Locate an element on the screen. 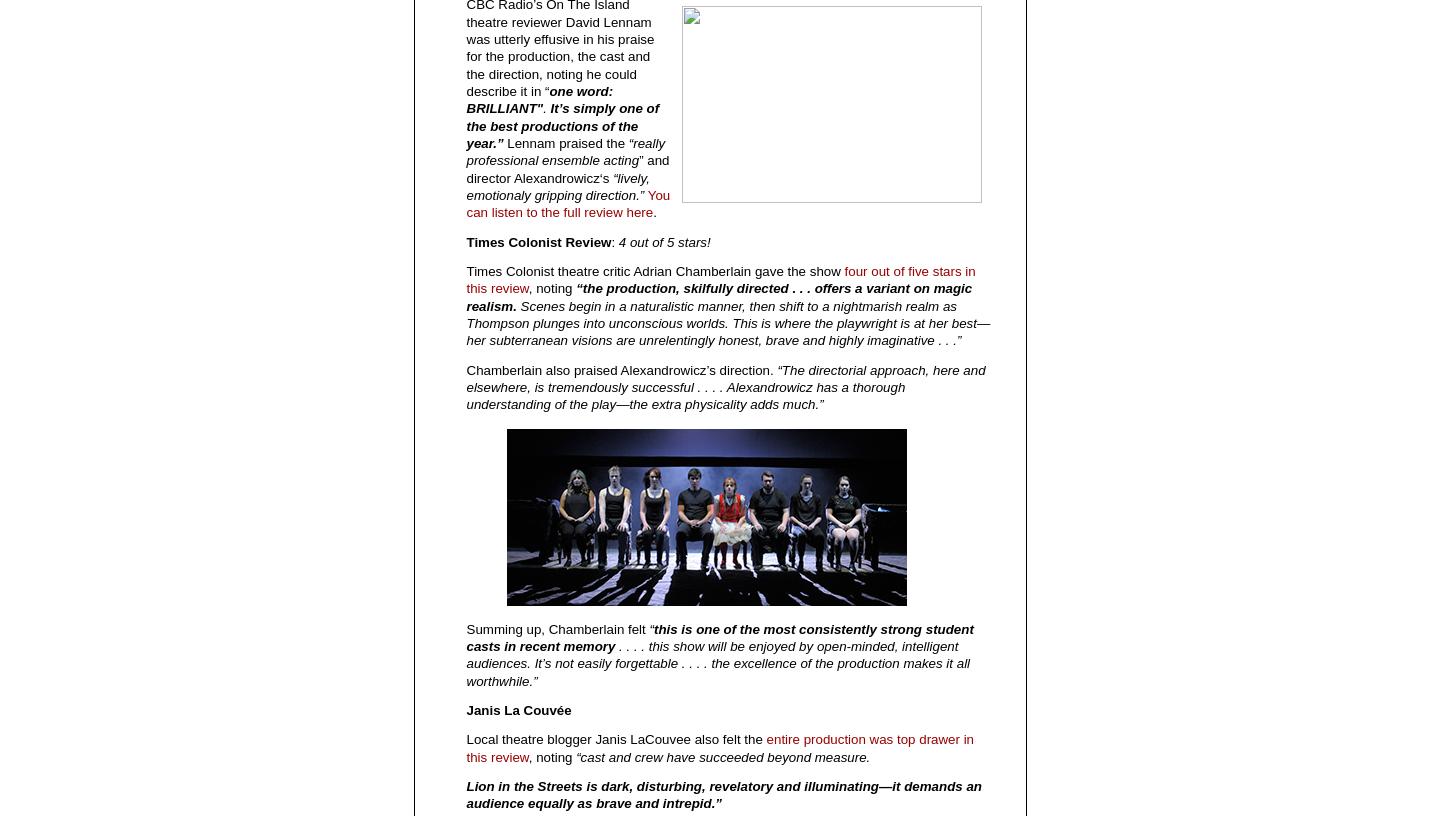 This screenshot has height=816, width=1440. '“lively, emotionaly gripping direction.”' is located at coordinates (557, 186).